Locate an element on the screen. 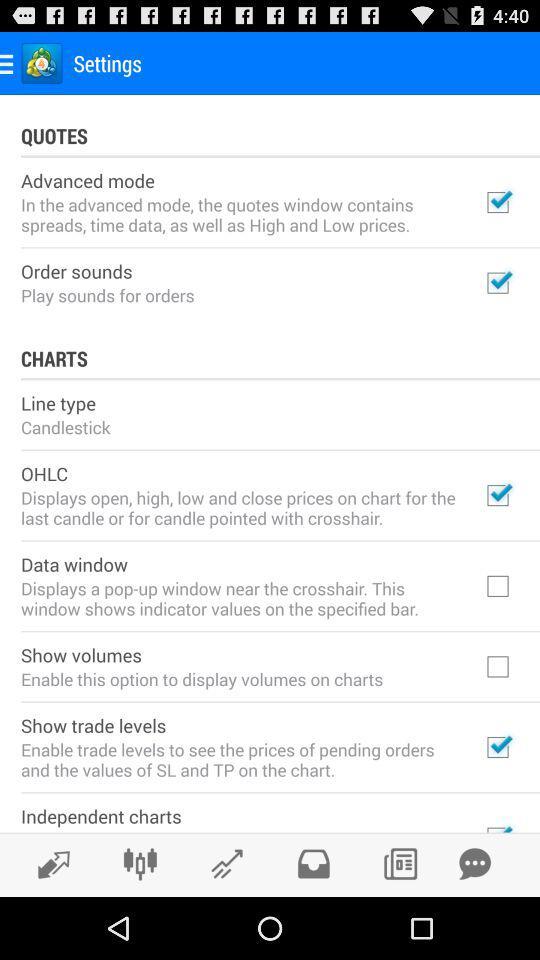 This screenshot has height=960, width=540. the edit icon is located at coordinates (48, 925).